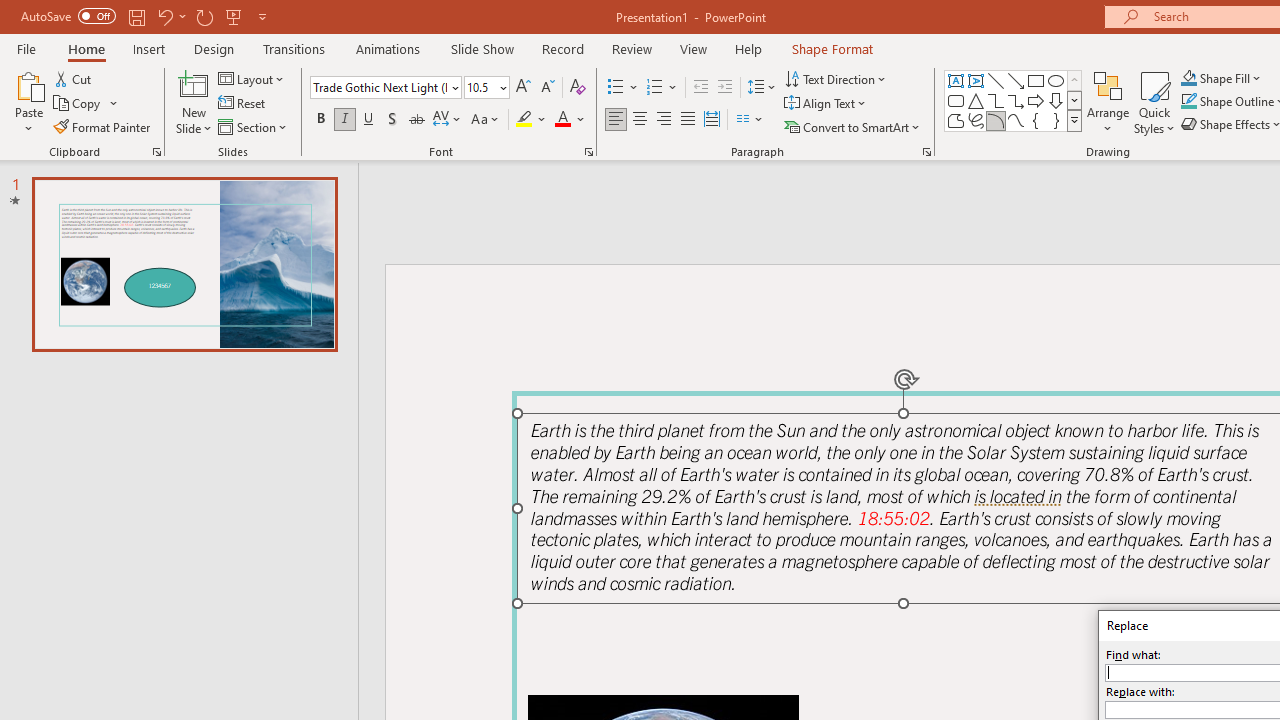  Describe the element at coordinates (995, 80) in the screenshot. I see `'Line'` at that location.